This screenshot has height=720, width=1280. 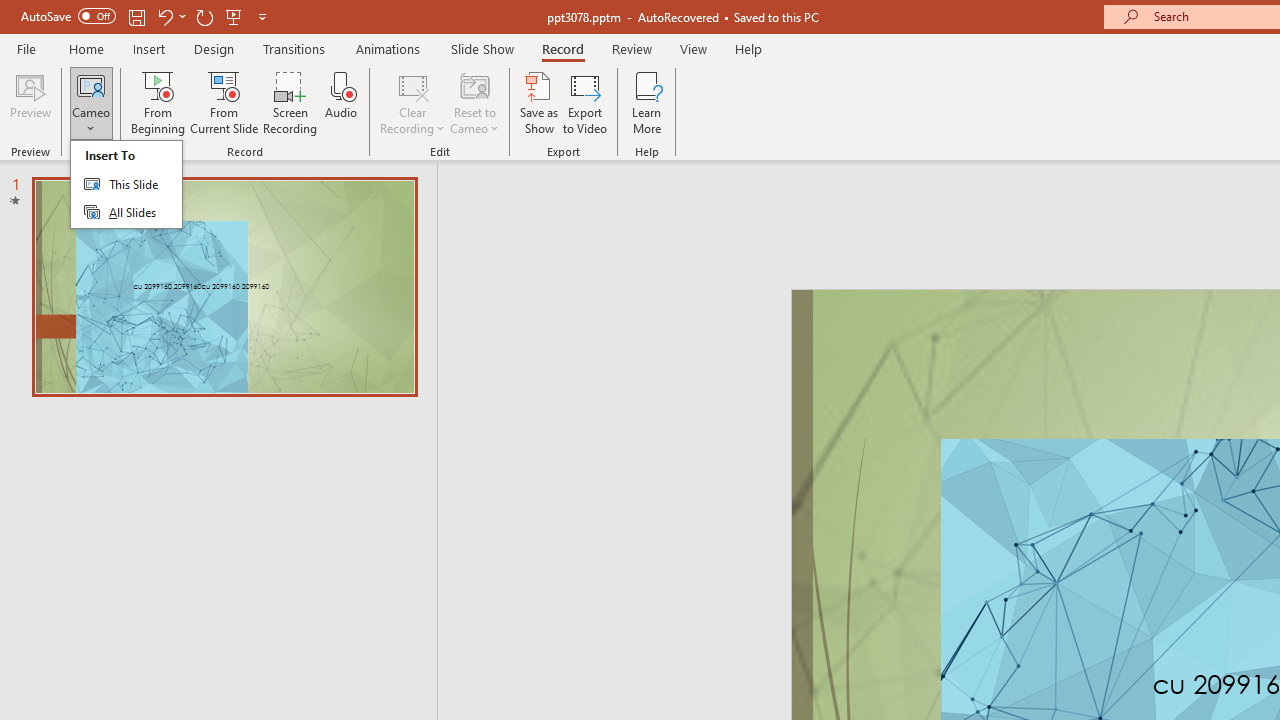 I want to click on 'Home', so click(x=85, y=48).